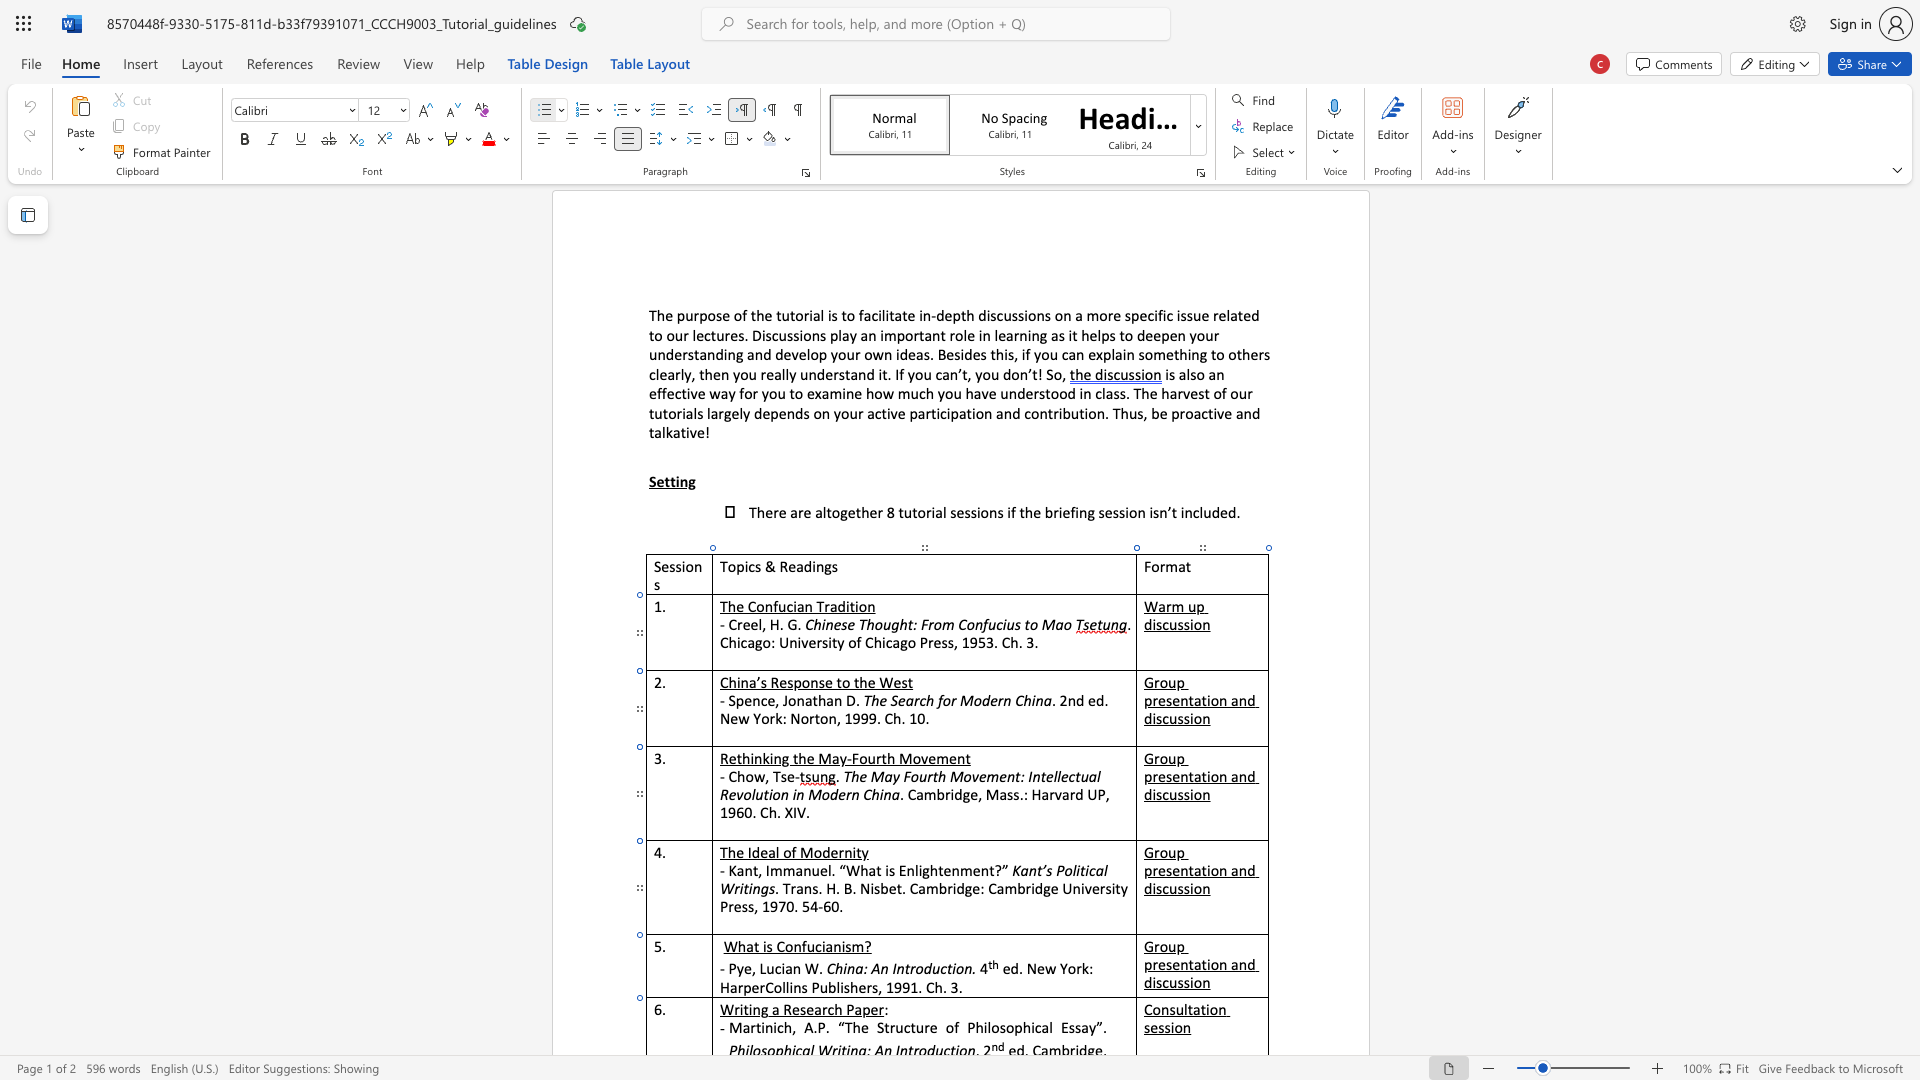  Describe the element at coordinates (838, 1009) in the screenshot. I see `the 1th character "h" in the text` at that location.